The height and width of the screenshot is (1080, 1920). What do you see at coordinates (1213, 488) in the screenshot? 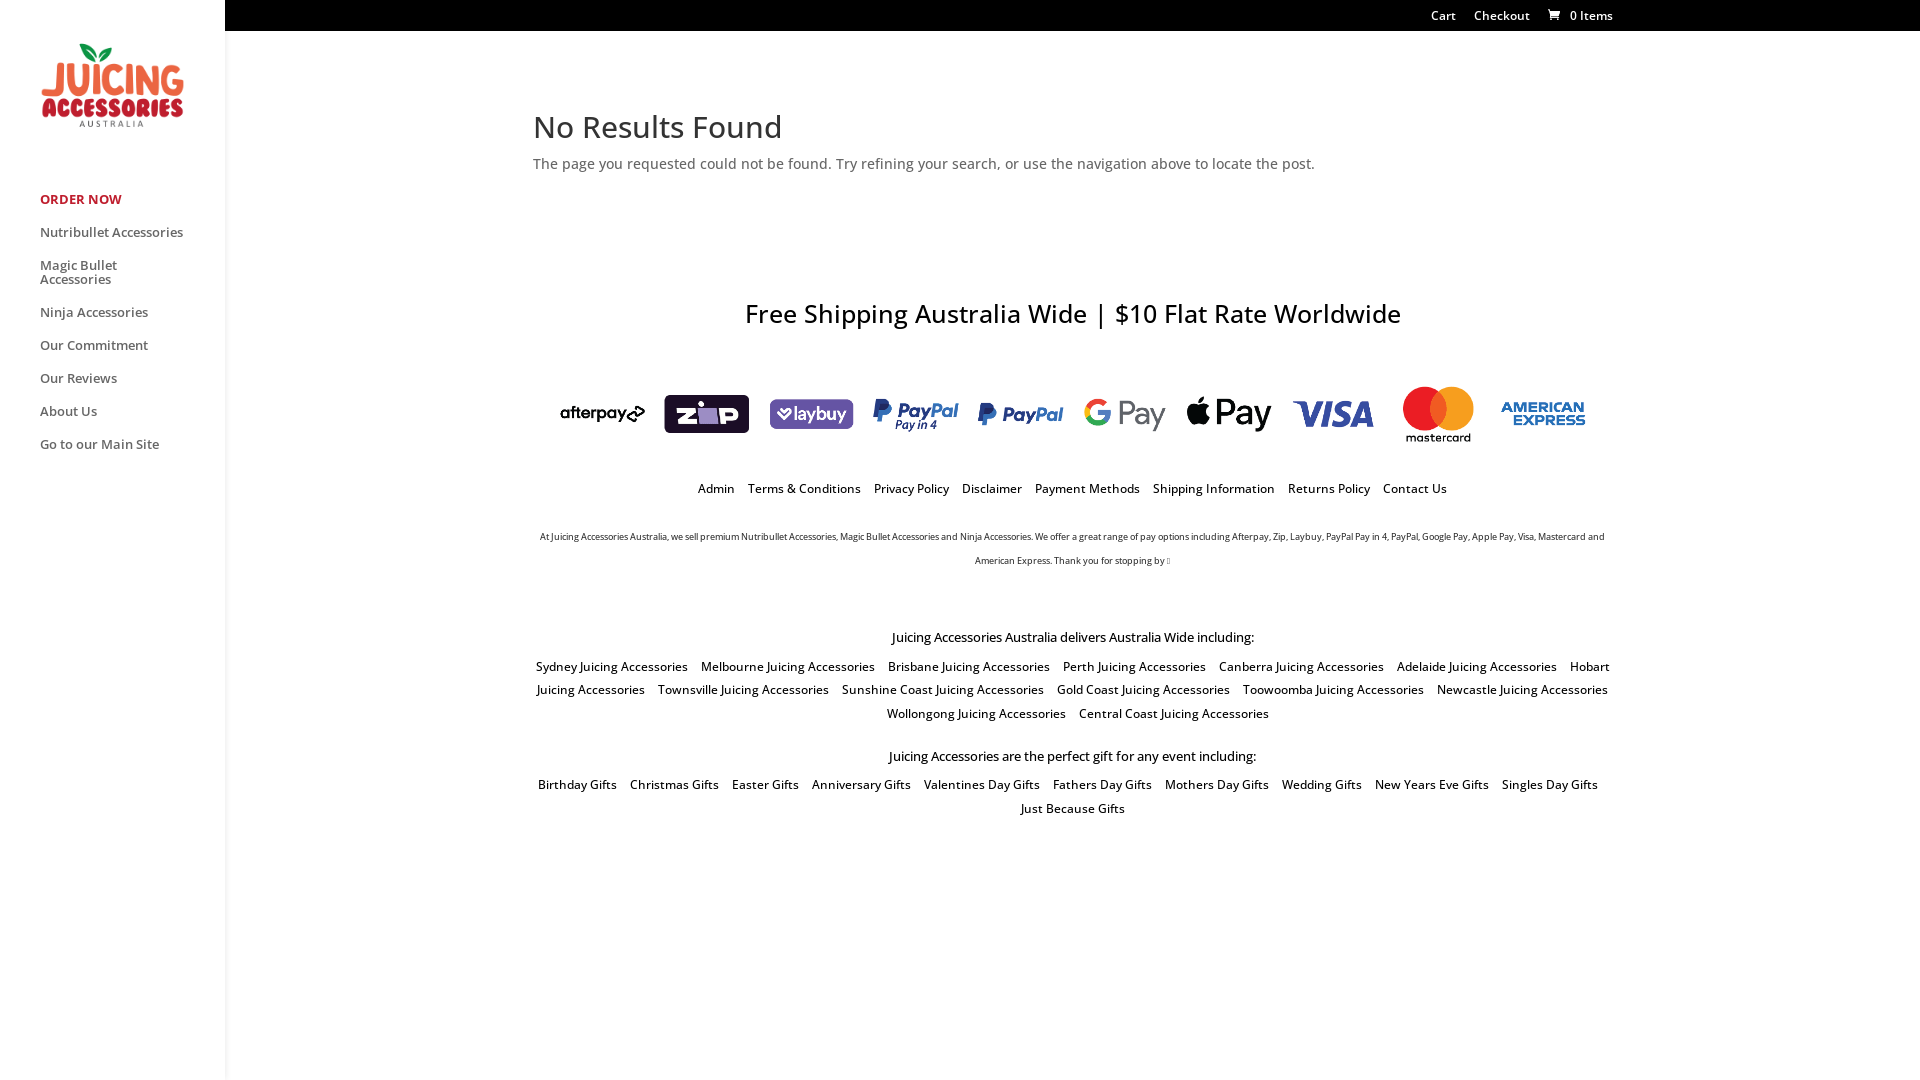
I see `'Shipping Information'` at bounding box center [1213, 488].